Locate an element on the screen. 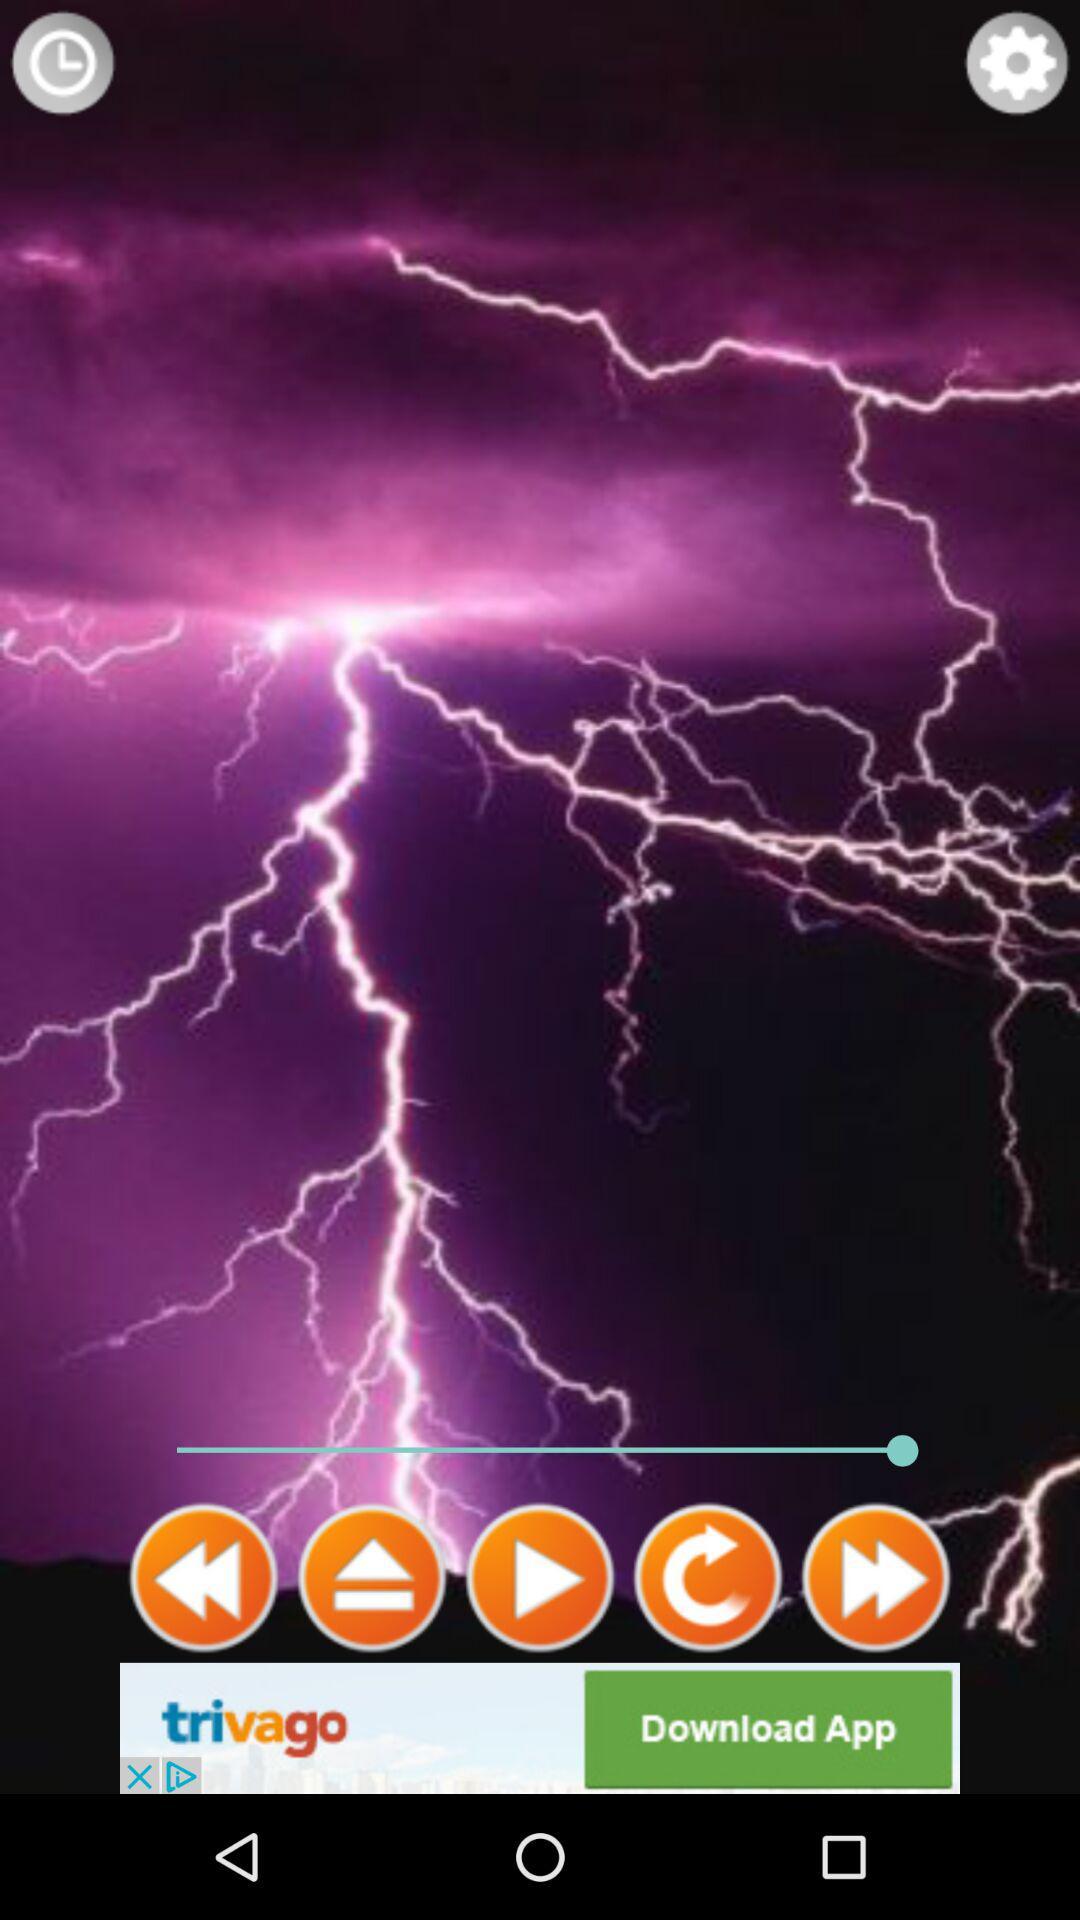 This screenshot has width=1080, height=1920. fast forward is located at coordinates (874, 1577).